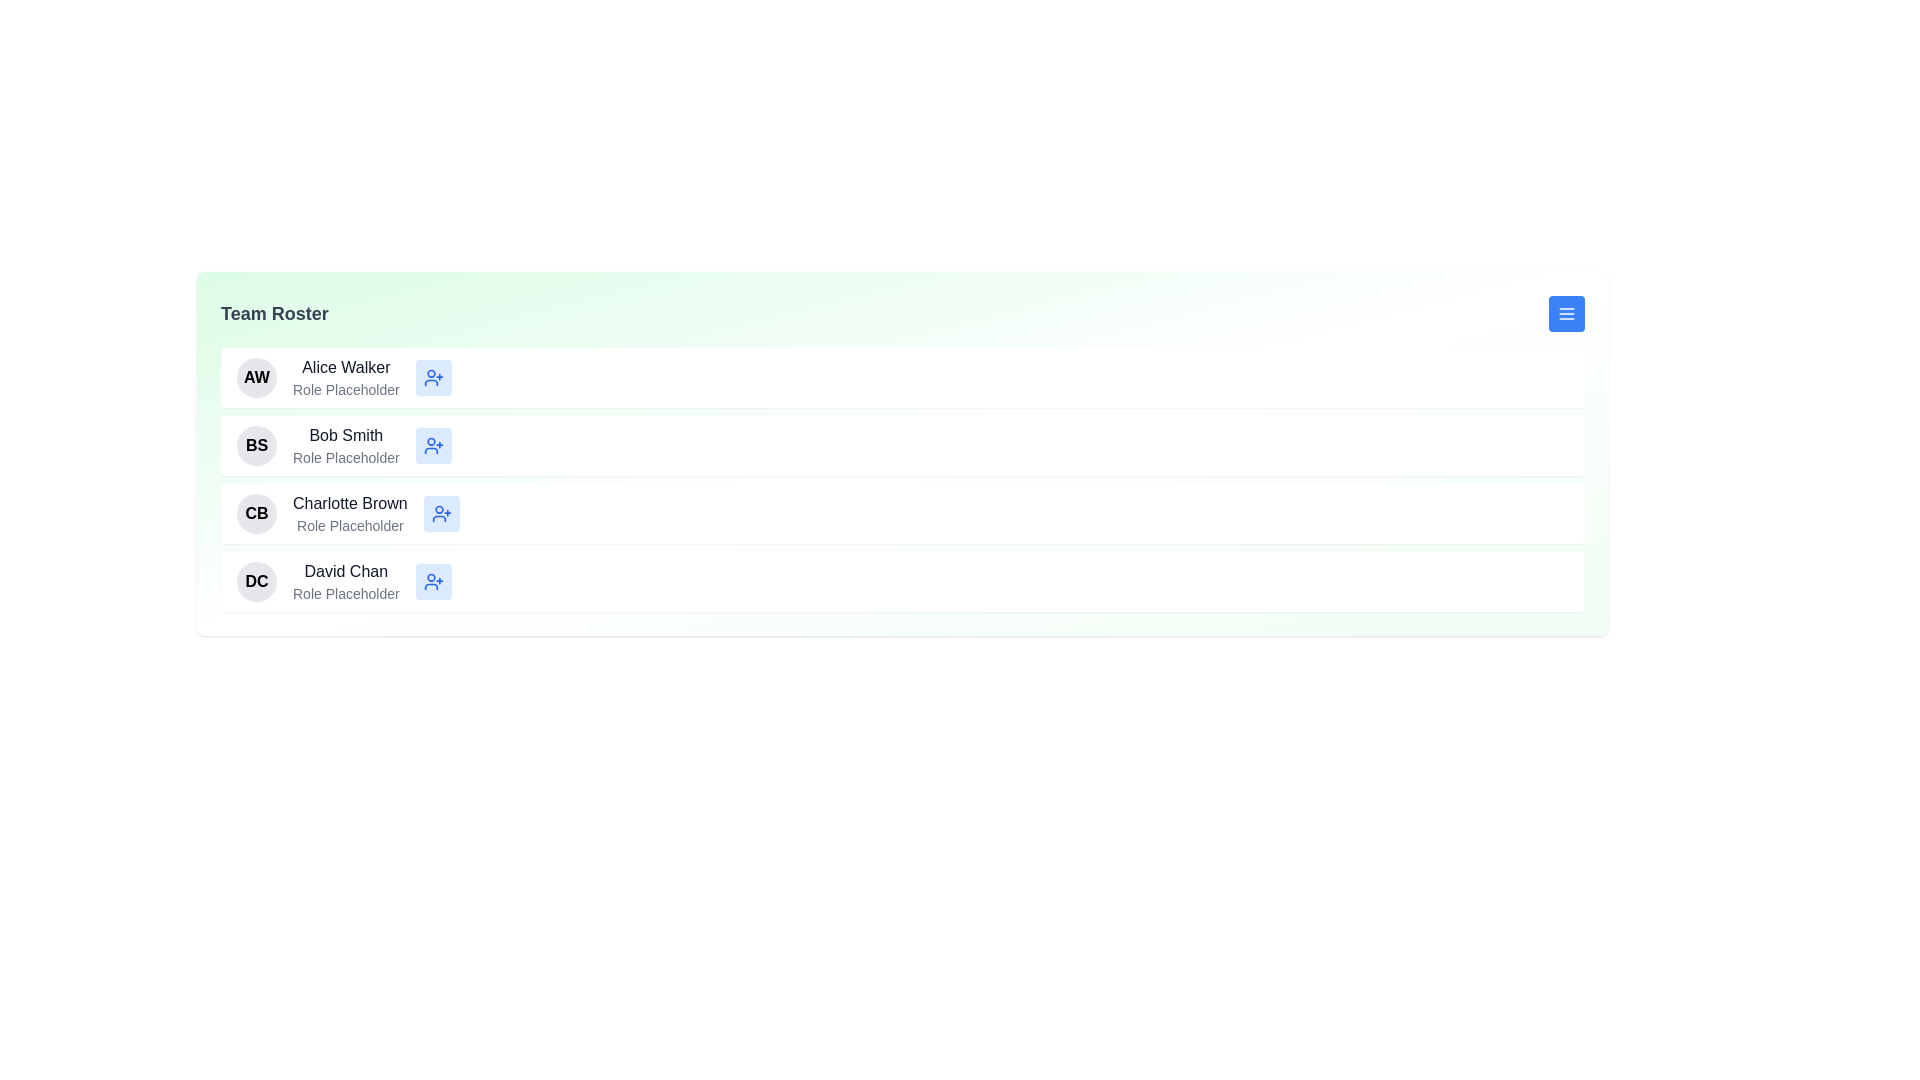 The width and height of the screenshot is (1920, 1080). I want to click on the icon button representing a user with a plus symbol, located to the right of 'Alice Walker' in the first row, so click(432, 378).